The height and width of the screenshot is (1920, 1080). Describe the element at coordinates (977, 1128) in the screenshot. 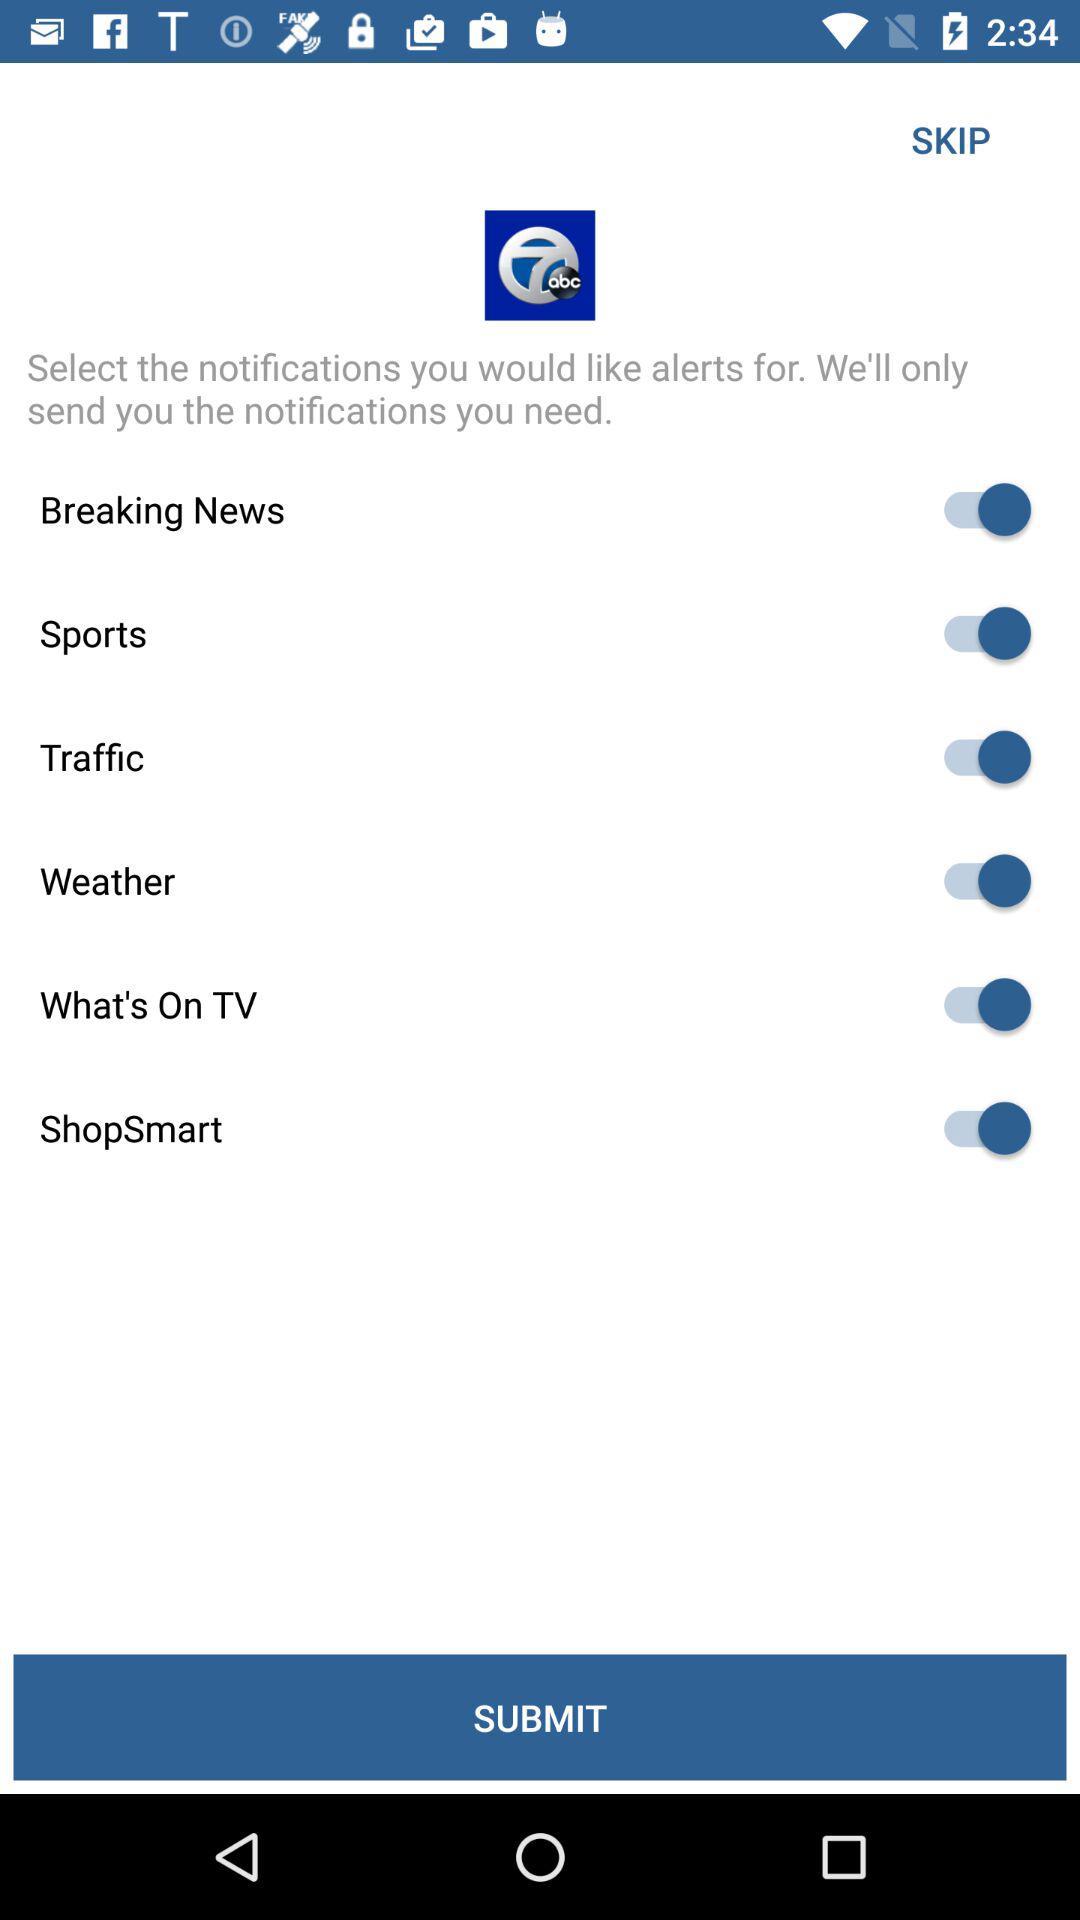

I see `on or off` at that location.